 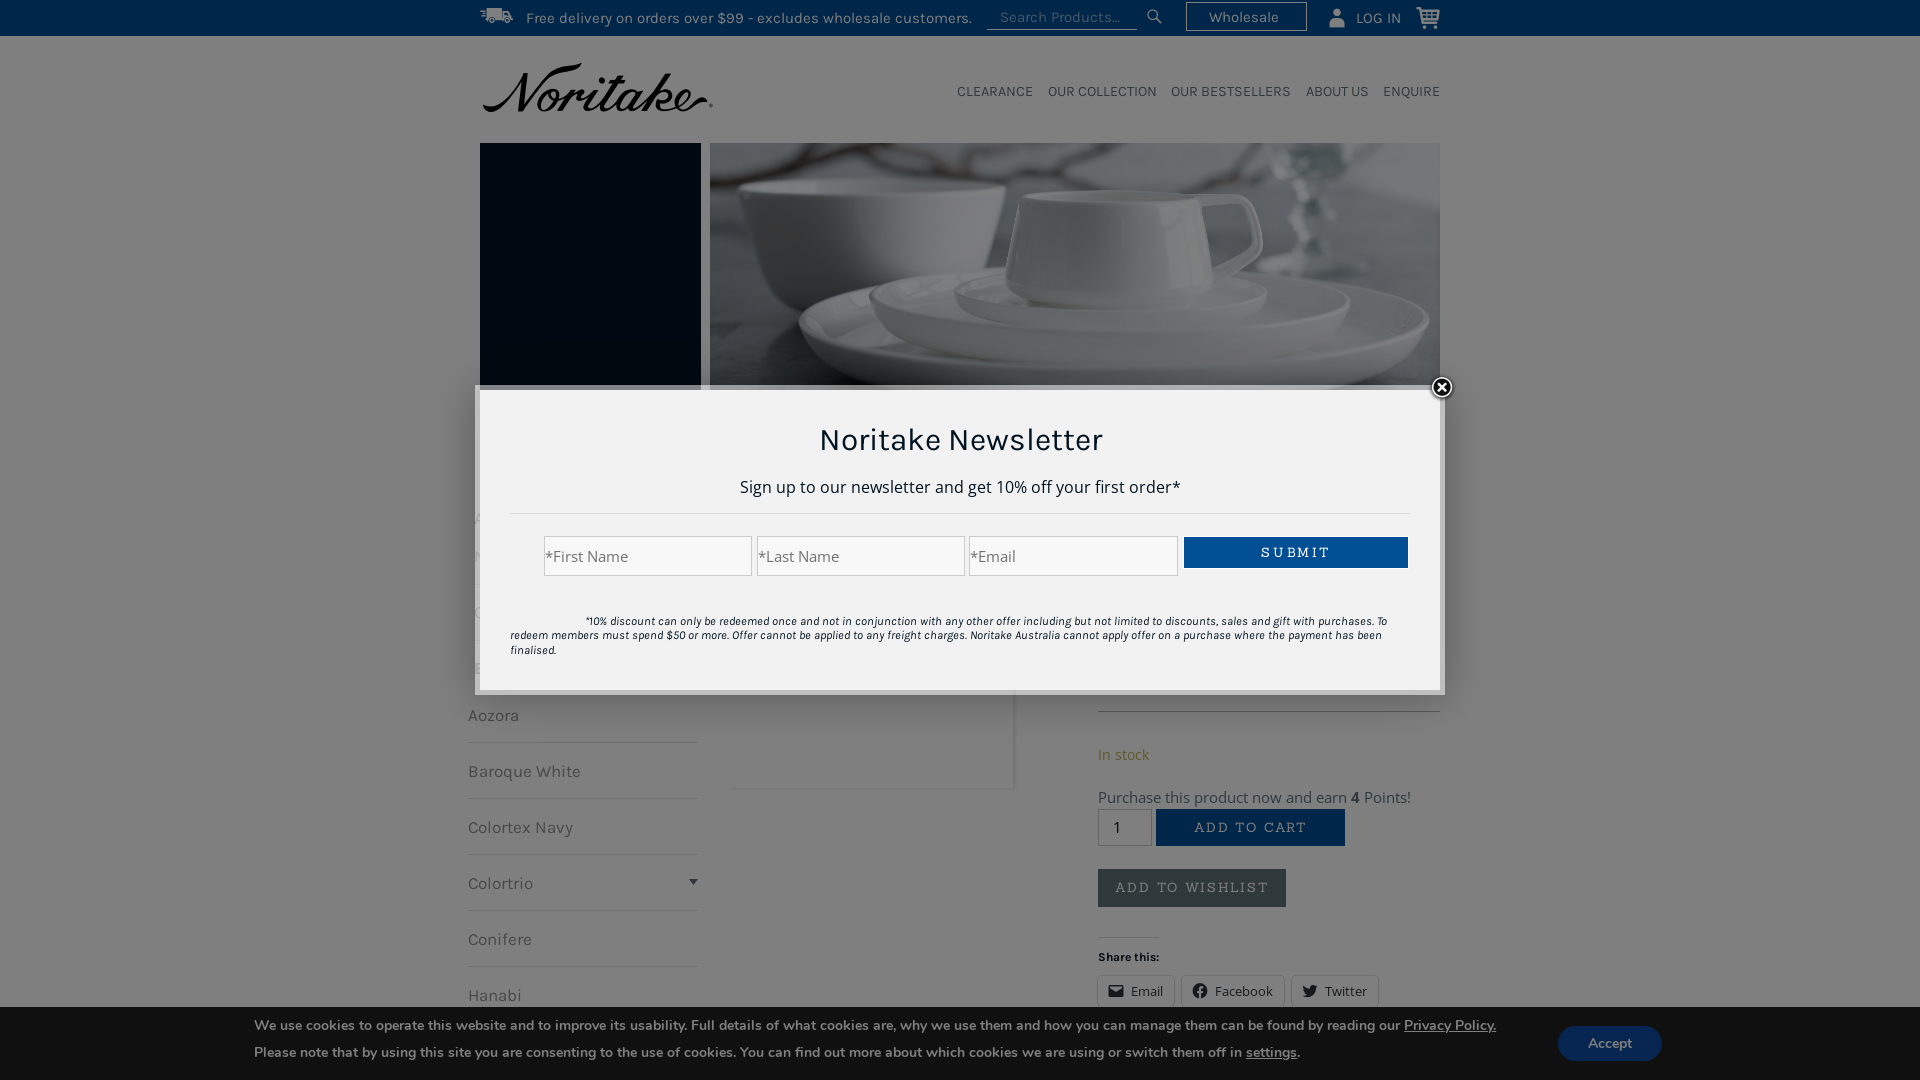 What do you see at coordinates (1248, 828) in the screenshot?
I see `'ADD TO CART'` at bounding box center [1248, 828].